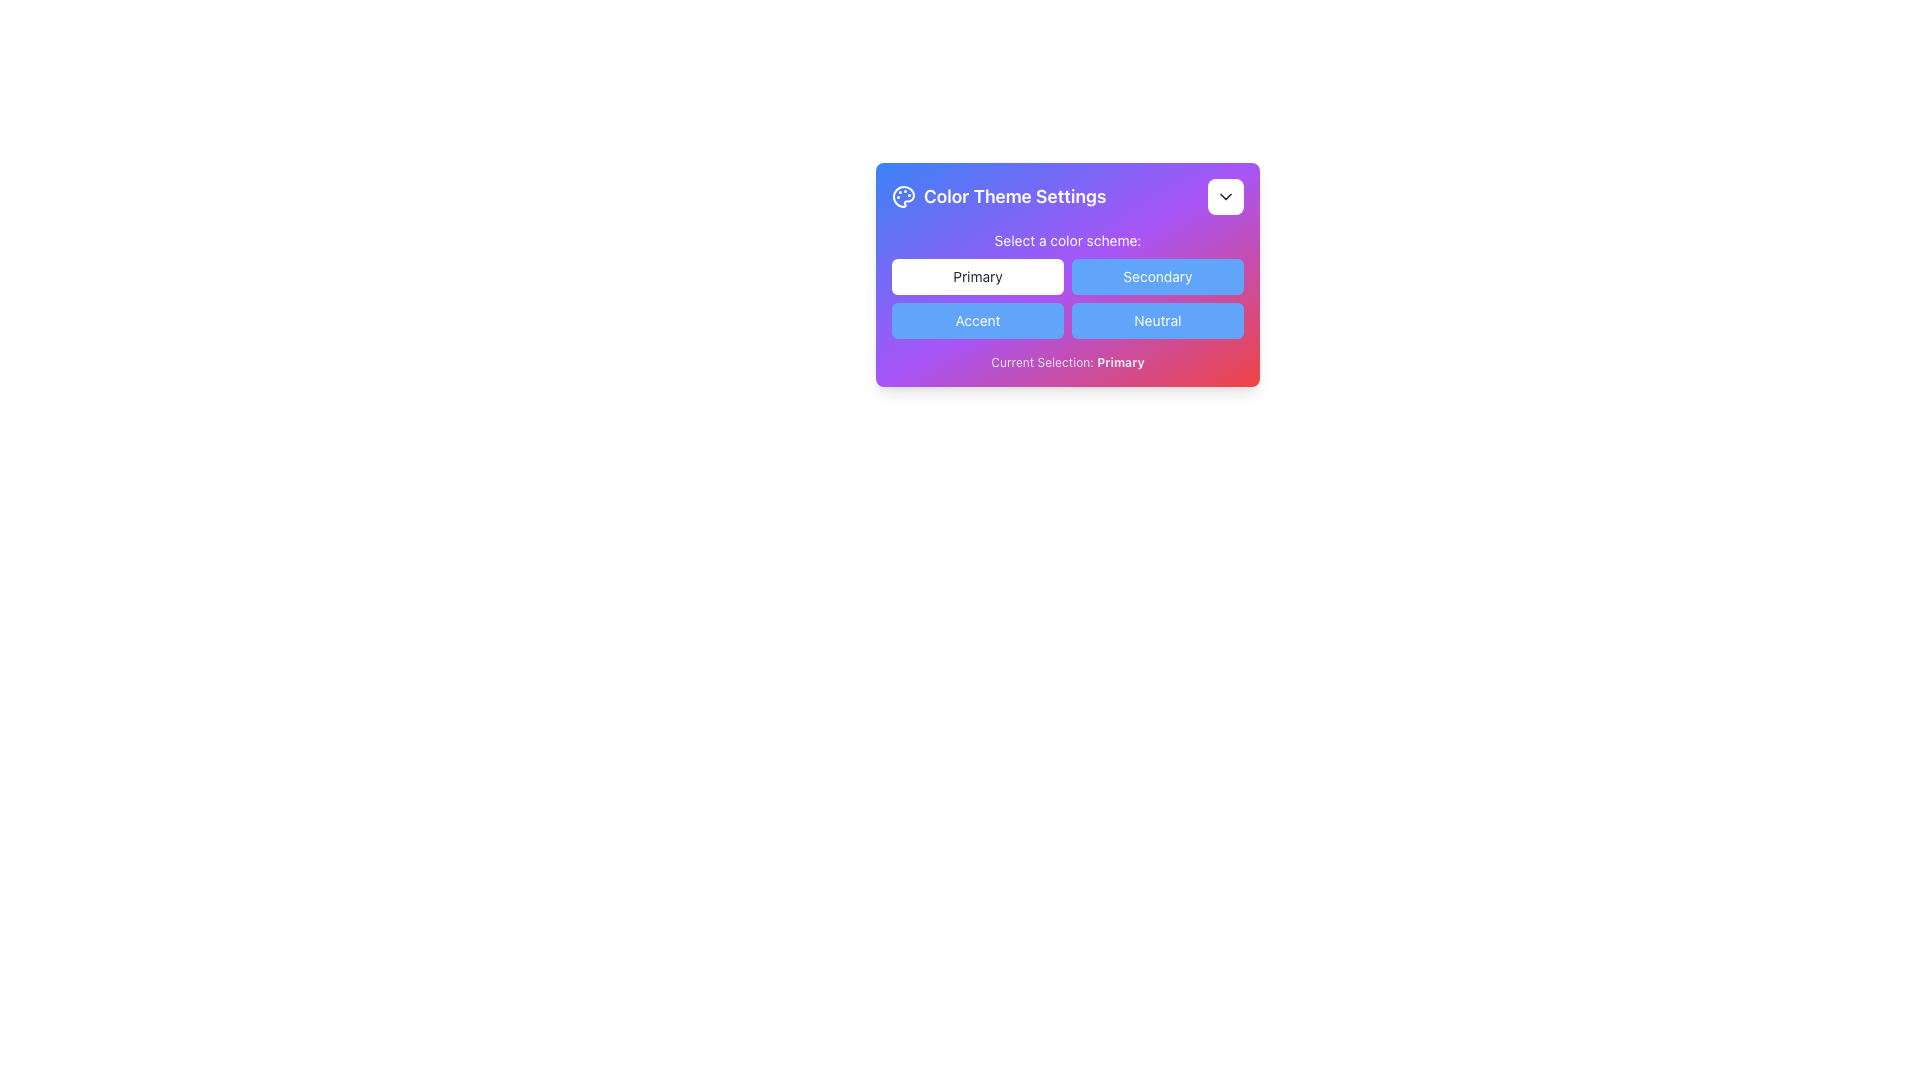 The width and height of the screenshot is (1920, 1080). Describe the element at coordinates (978, 319) in the screenshot. I see `the 'Accent' color scheme button located in the bottom-left of the grid` at that location.